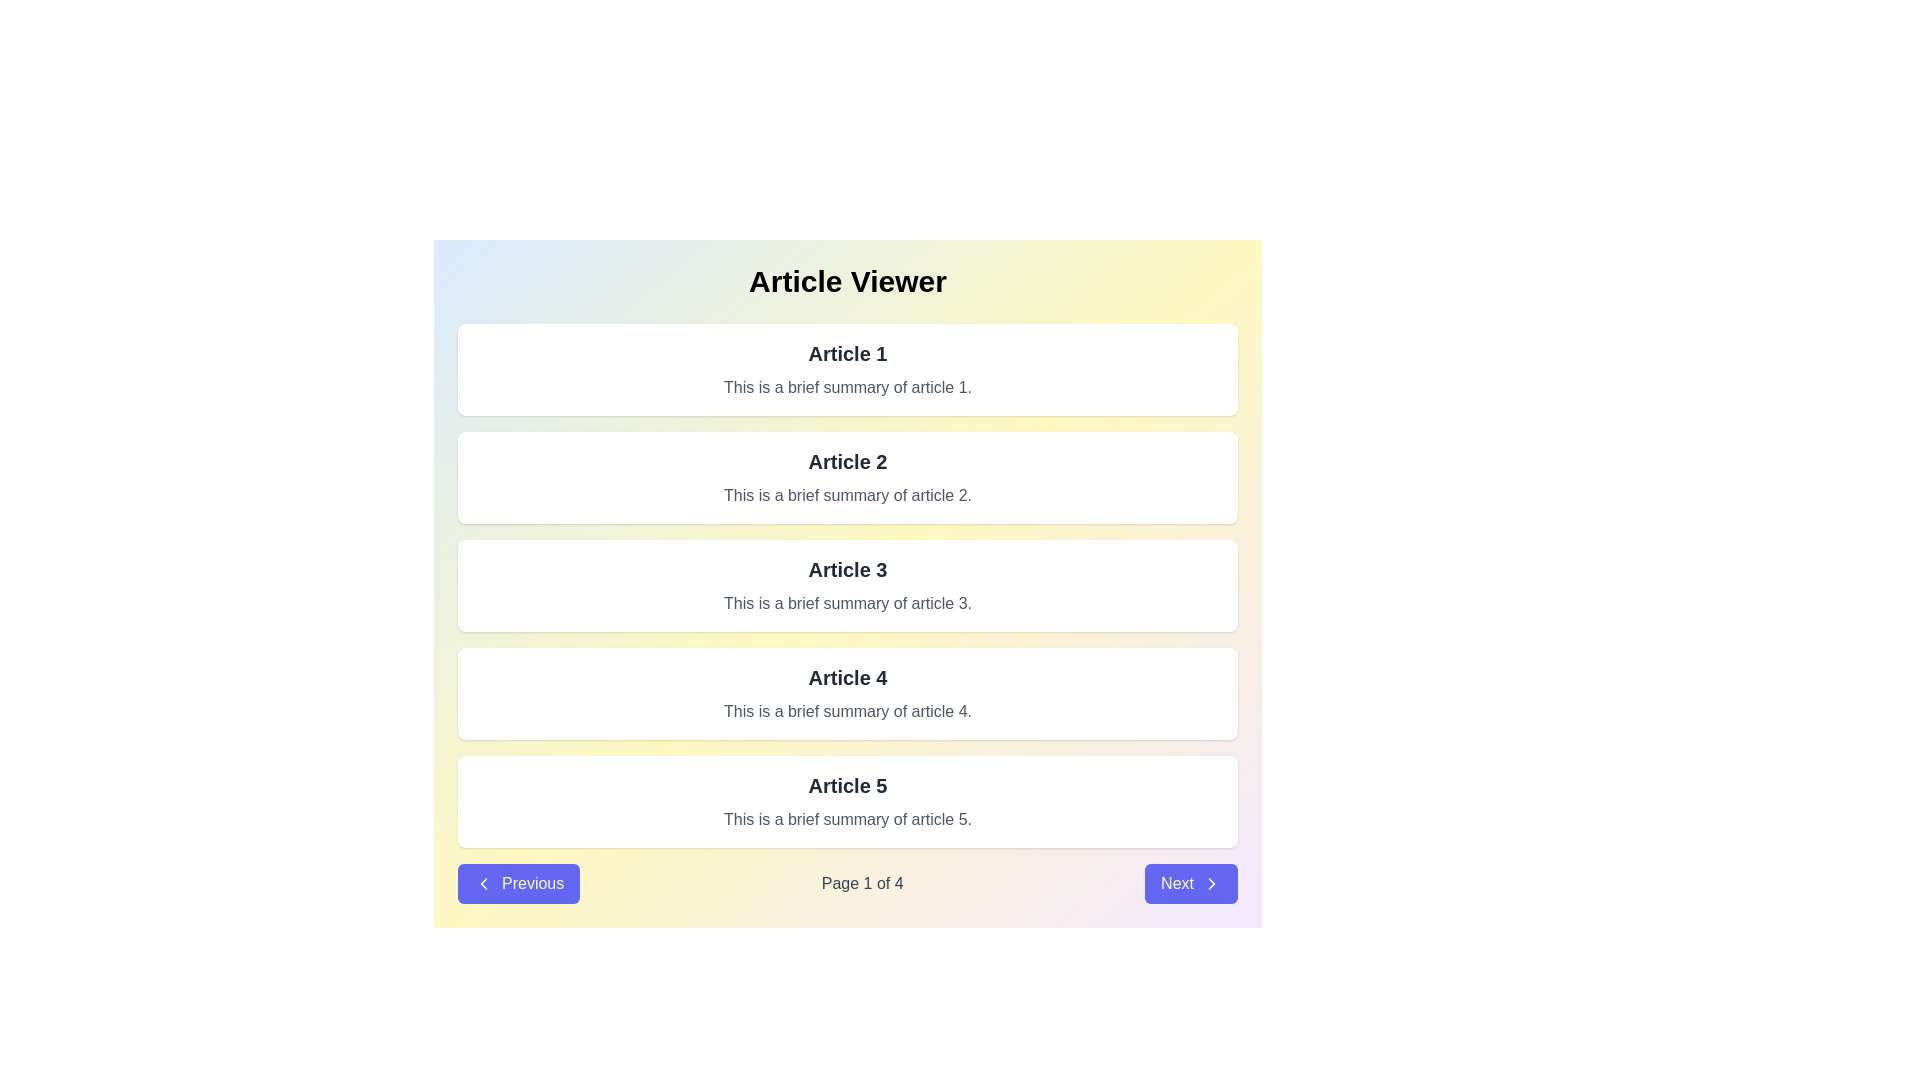  Describe the element at coordinates (848, 677) in the screenshot. I see `the title text of the fourth article to associate it with related content in its panel` at that location.